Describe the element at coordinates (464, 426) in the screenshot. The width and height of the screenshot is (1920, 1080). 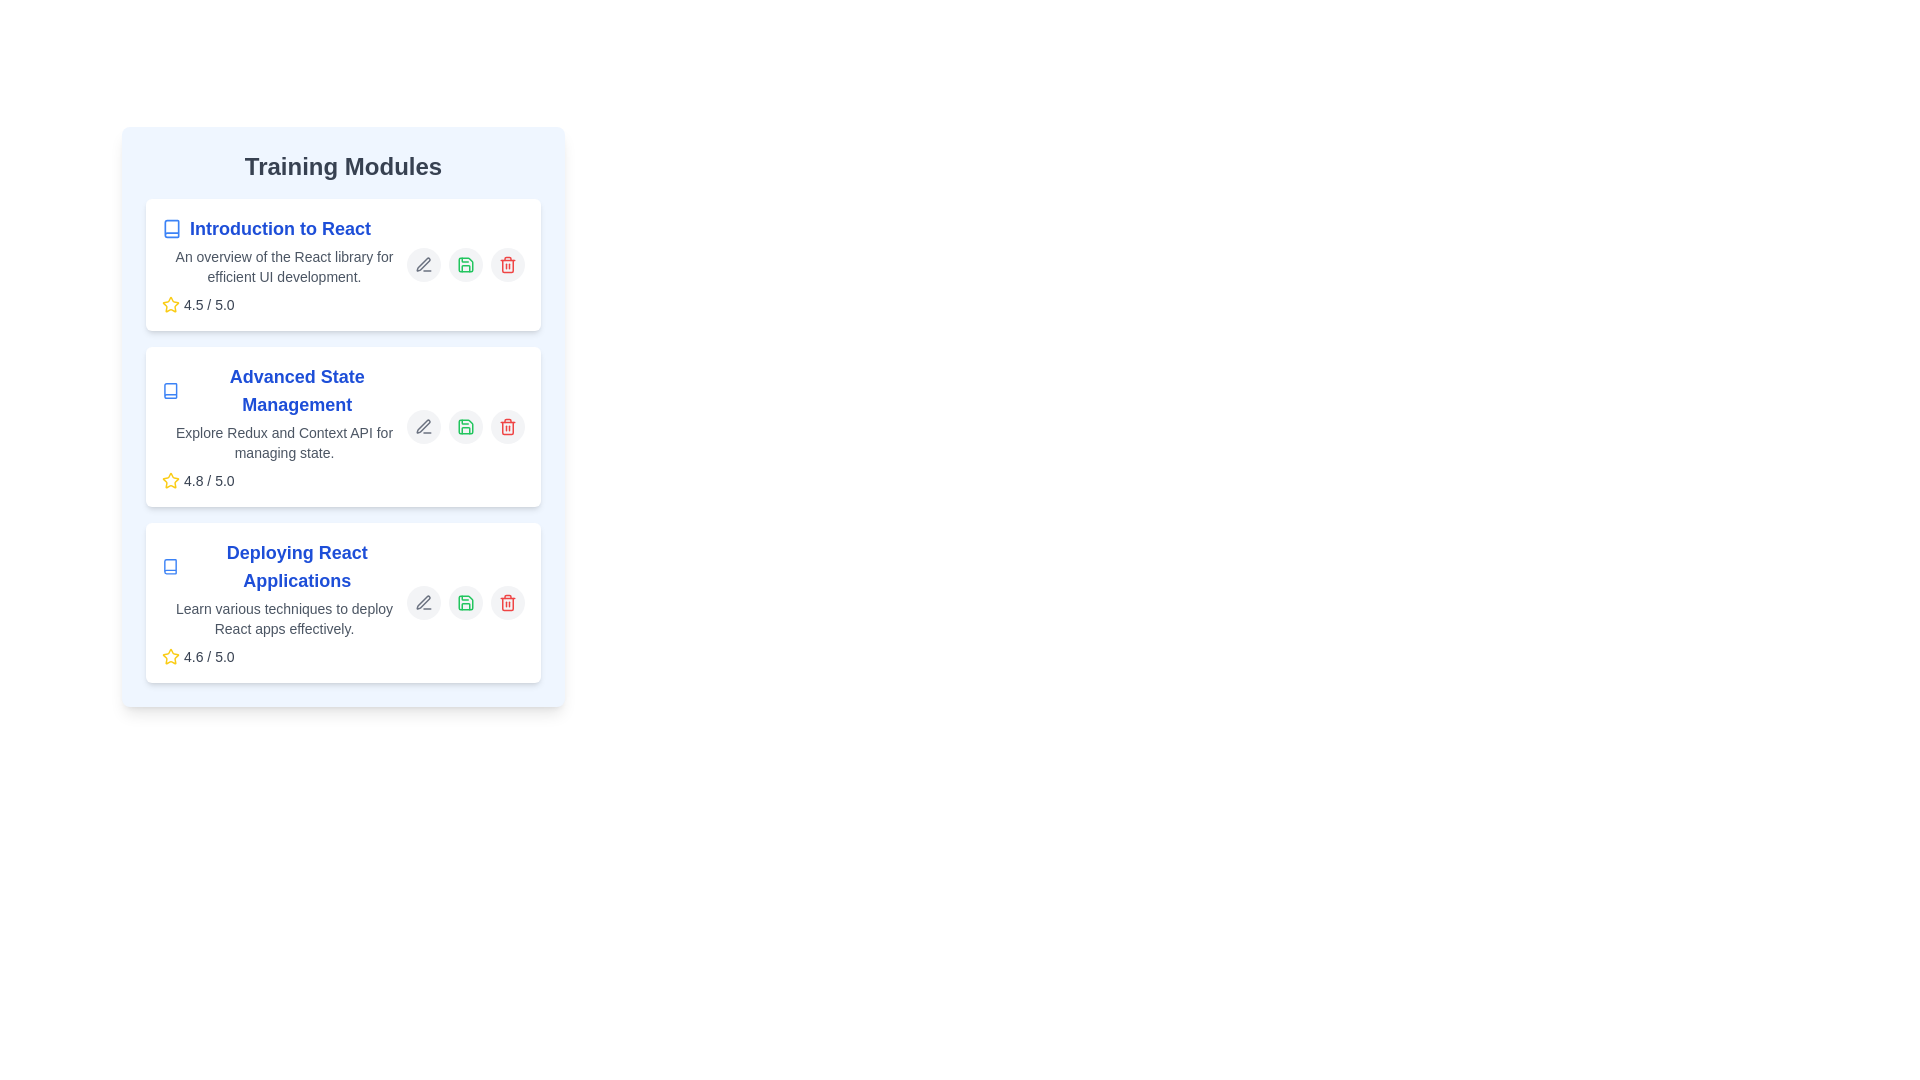
I see `the green save icon button, represented by a floppy disk, located in the third row of the 'Training Modules' section, to the right of the 'Advanced State Management' module card` at that location.